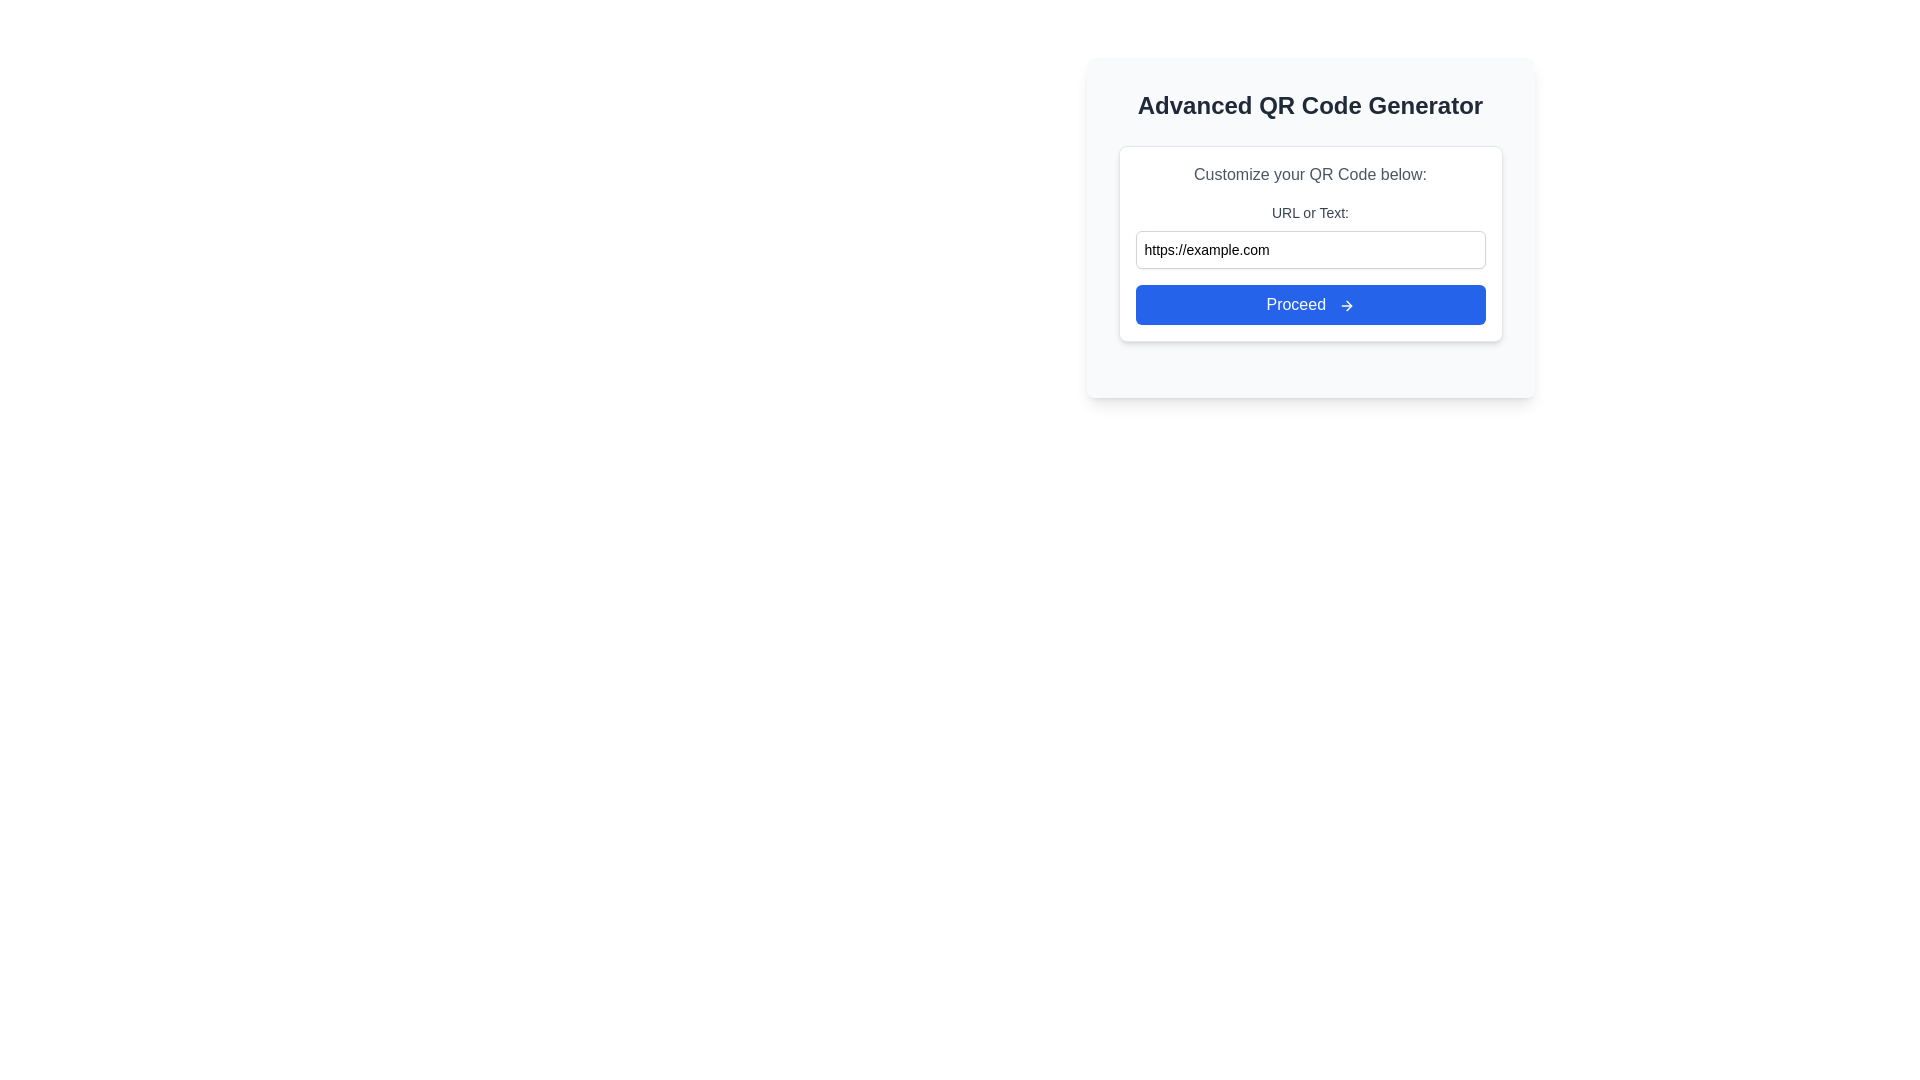  Describe the element at coordinates (1346, 305) in the screenshot. I see `the arrow icon located to the right of the 'Proceed' text on the blue button at the lower portion of the central white card interface` at that location.